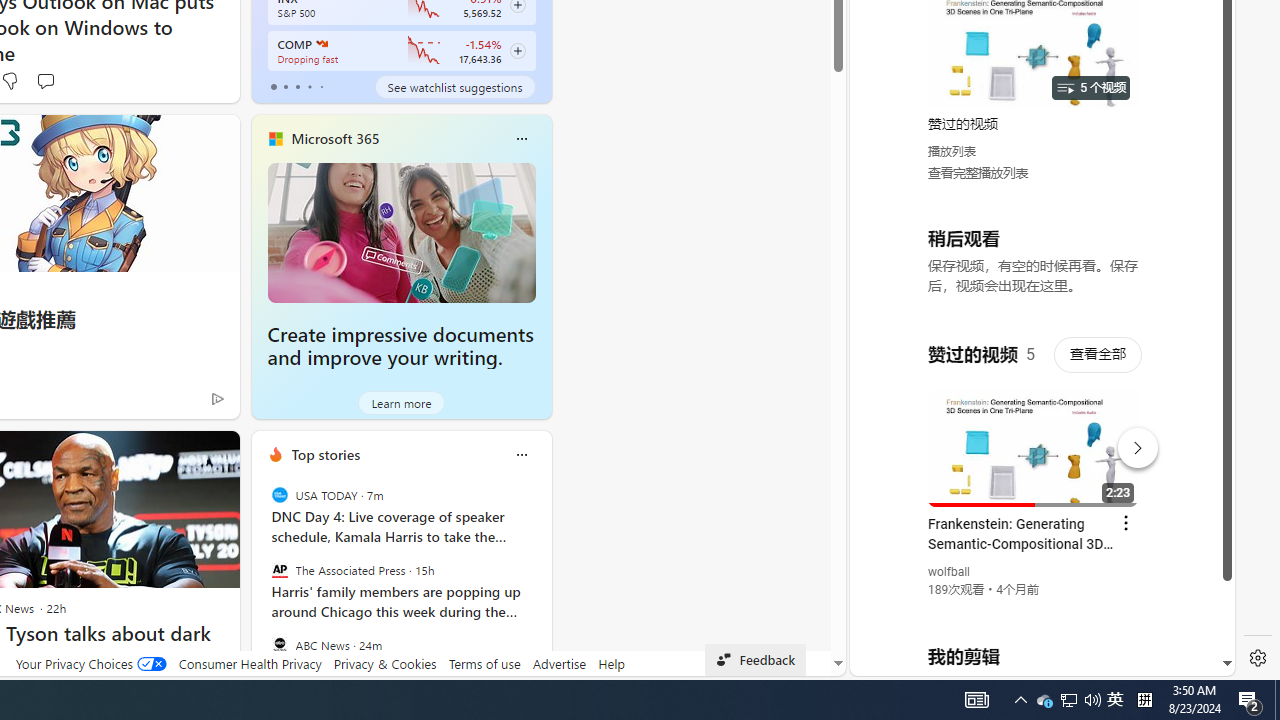  What do you see at coordinates (284, 86) in the screenshot?
I see `'tab-1'` at bounding box center [284, 86].